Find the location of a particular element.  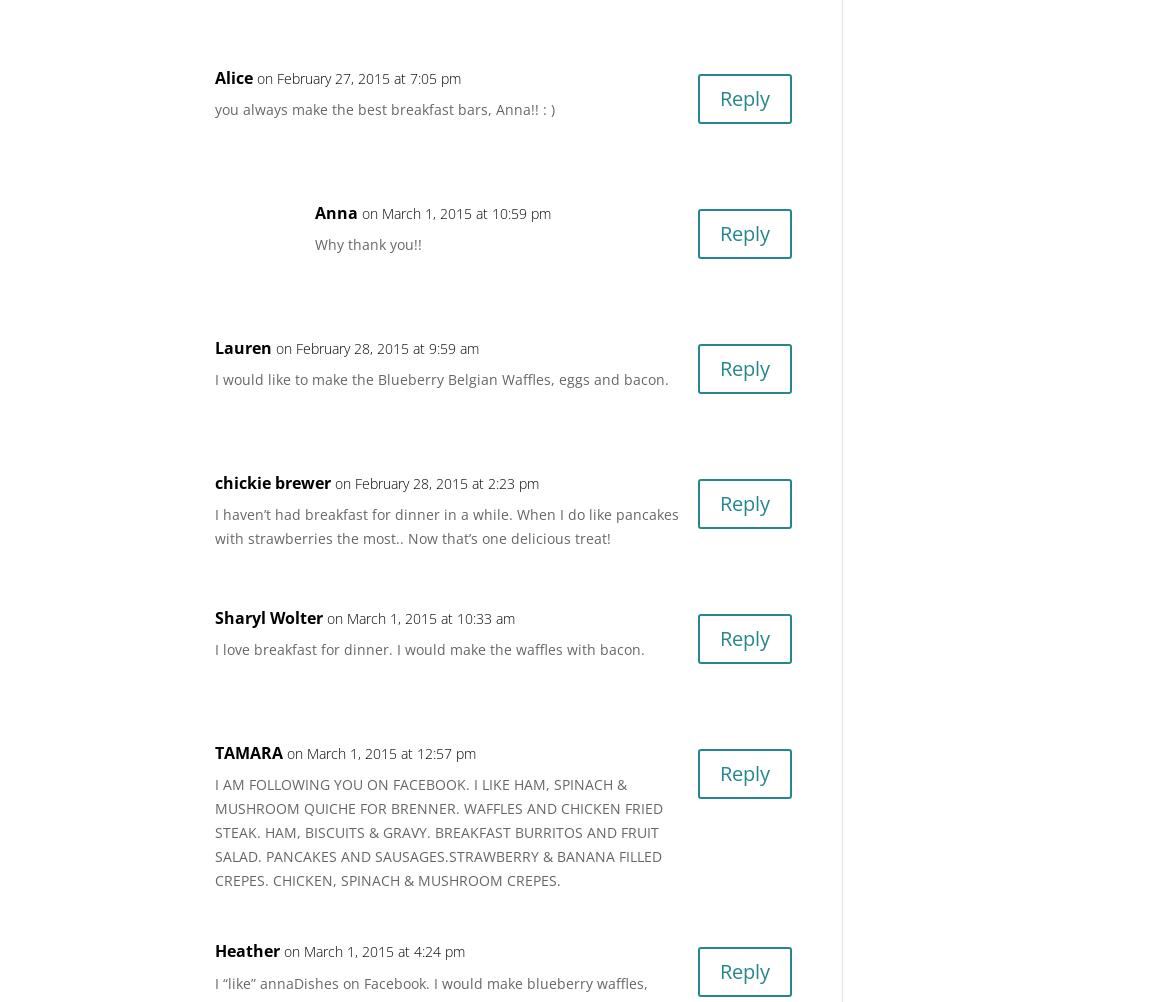

'on February 28, 2015 at 2:23 pm' is located at coordinates (334, 481).